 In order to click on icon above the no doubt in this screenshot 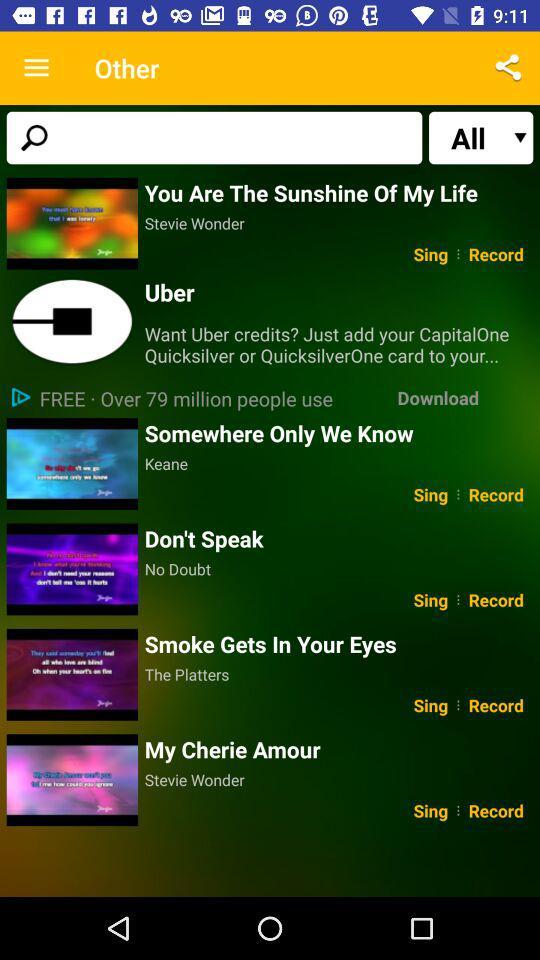, I will do `click(338, 537)`.